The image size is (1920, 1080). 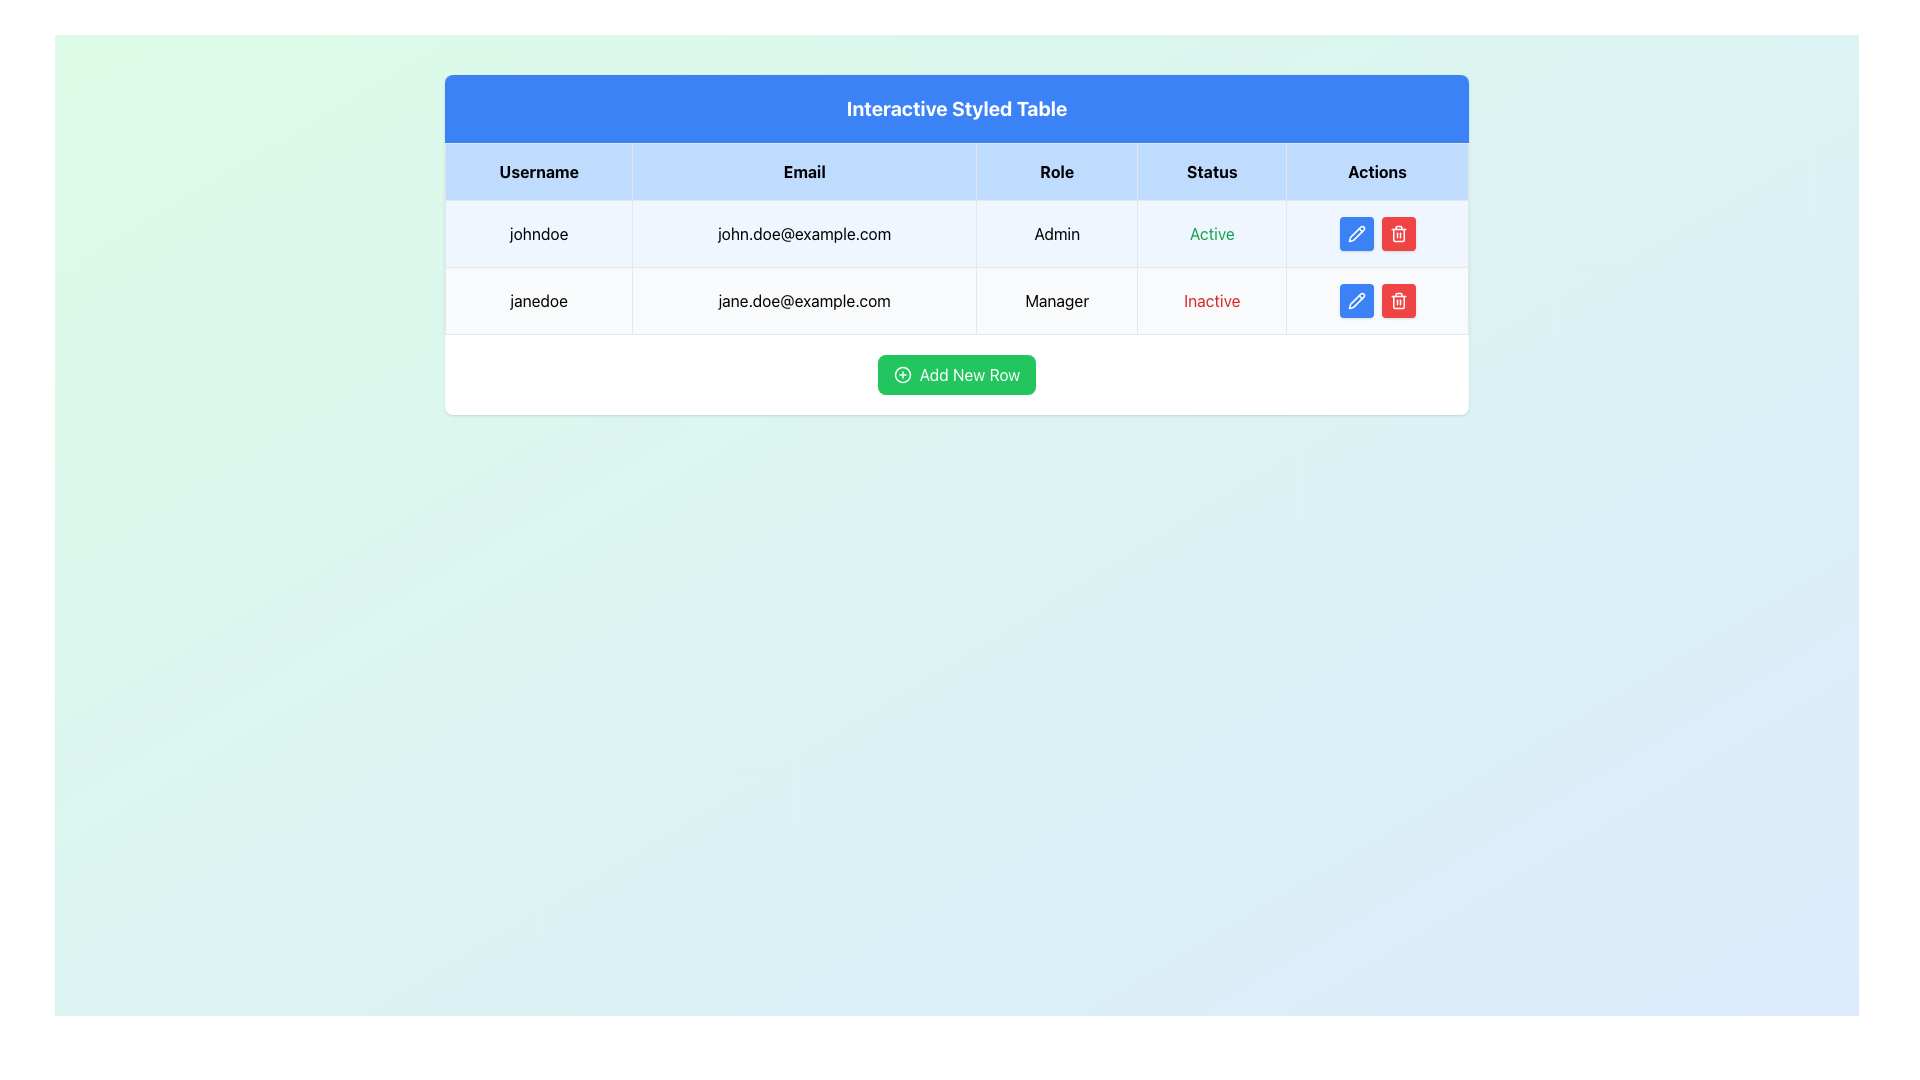 What do you see at coordinates (1397, 300) in the screenshot?
I see `the delete button in the 'Actions' column of the table, located to the far right of the second data row associated with the username 'janedoe'` at bounding box center [1397, 300].